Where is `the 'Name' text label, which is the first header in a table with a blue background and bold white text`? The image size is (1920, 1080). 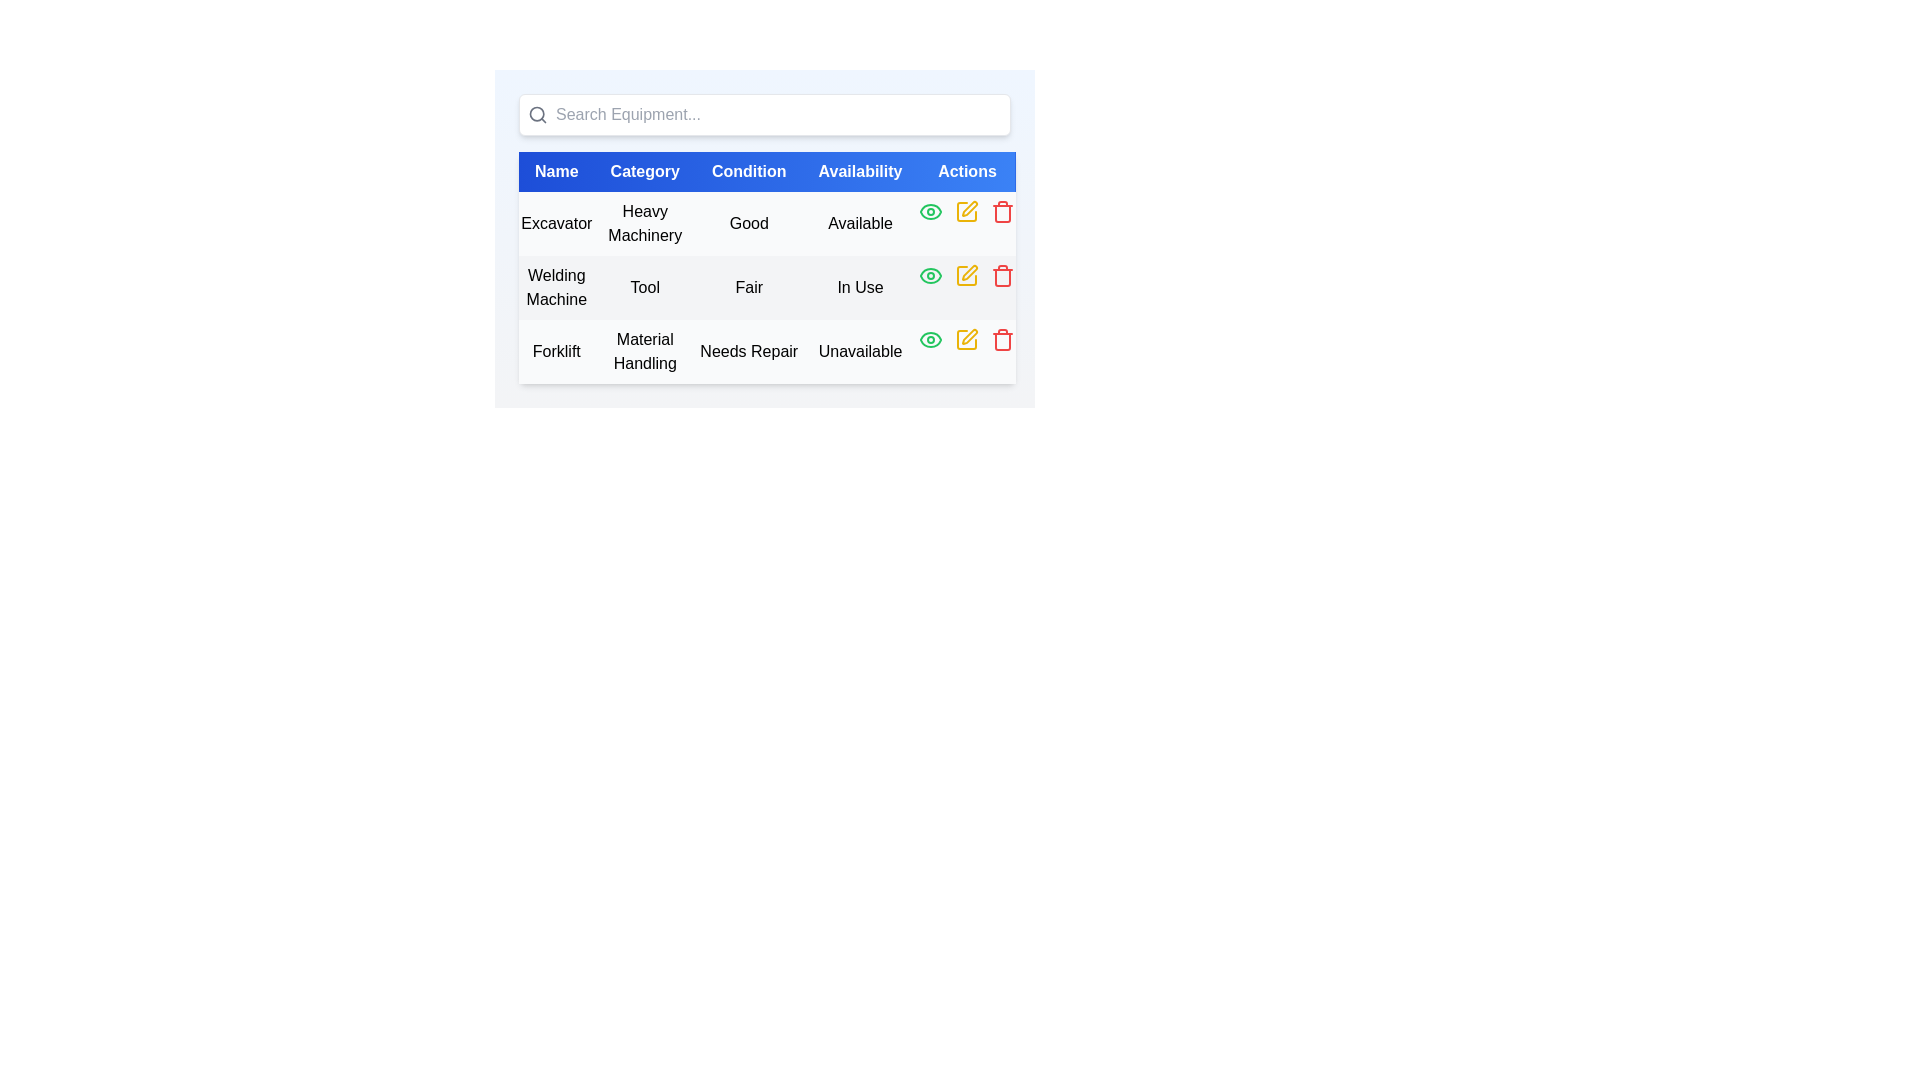 the 'Name' text label, which is the first header in a table with a blue background and bold white text is located at coordinates (556, 171).